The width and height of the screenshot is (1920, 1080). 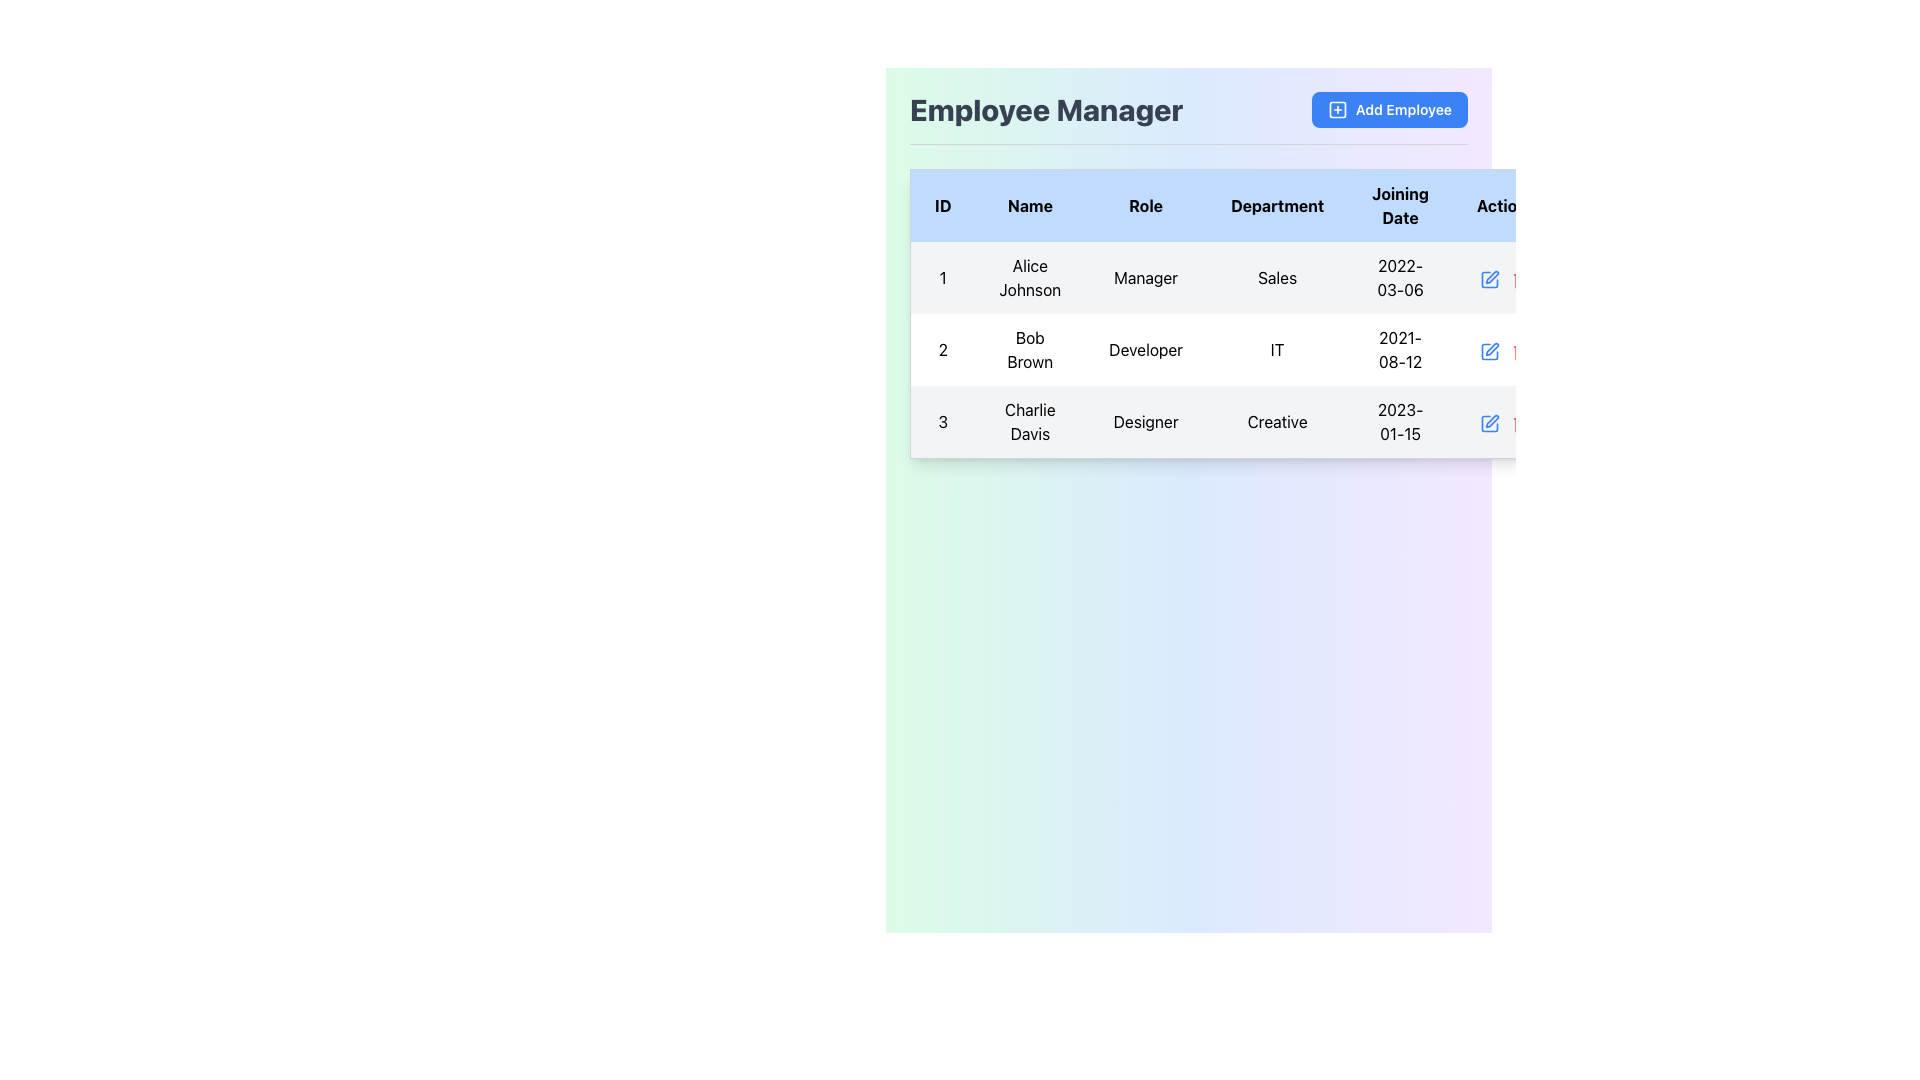 What do you see at coordinates (1490, 422) in the screenshot?
I see `the Decorative Graphic element, which is part of a pencil-and-square icon in the 'Actions' column of the third row corresponding to 'Charlie Davis'` at bounding box center [1490, 422].